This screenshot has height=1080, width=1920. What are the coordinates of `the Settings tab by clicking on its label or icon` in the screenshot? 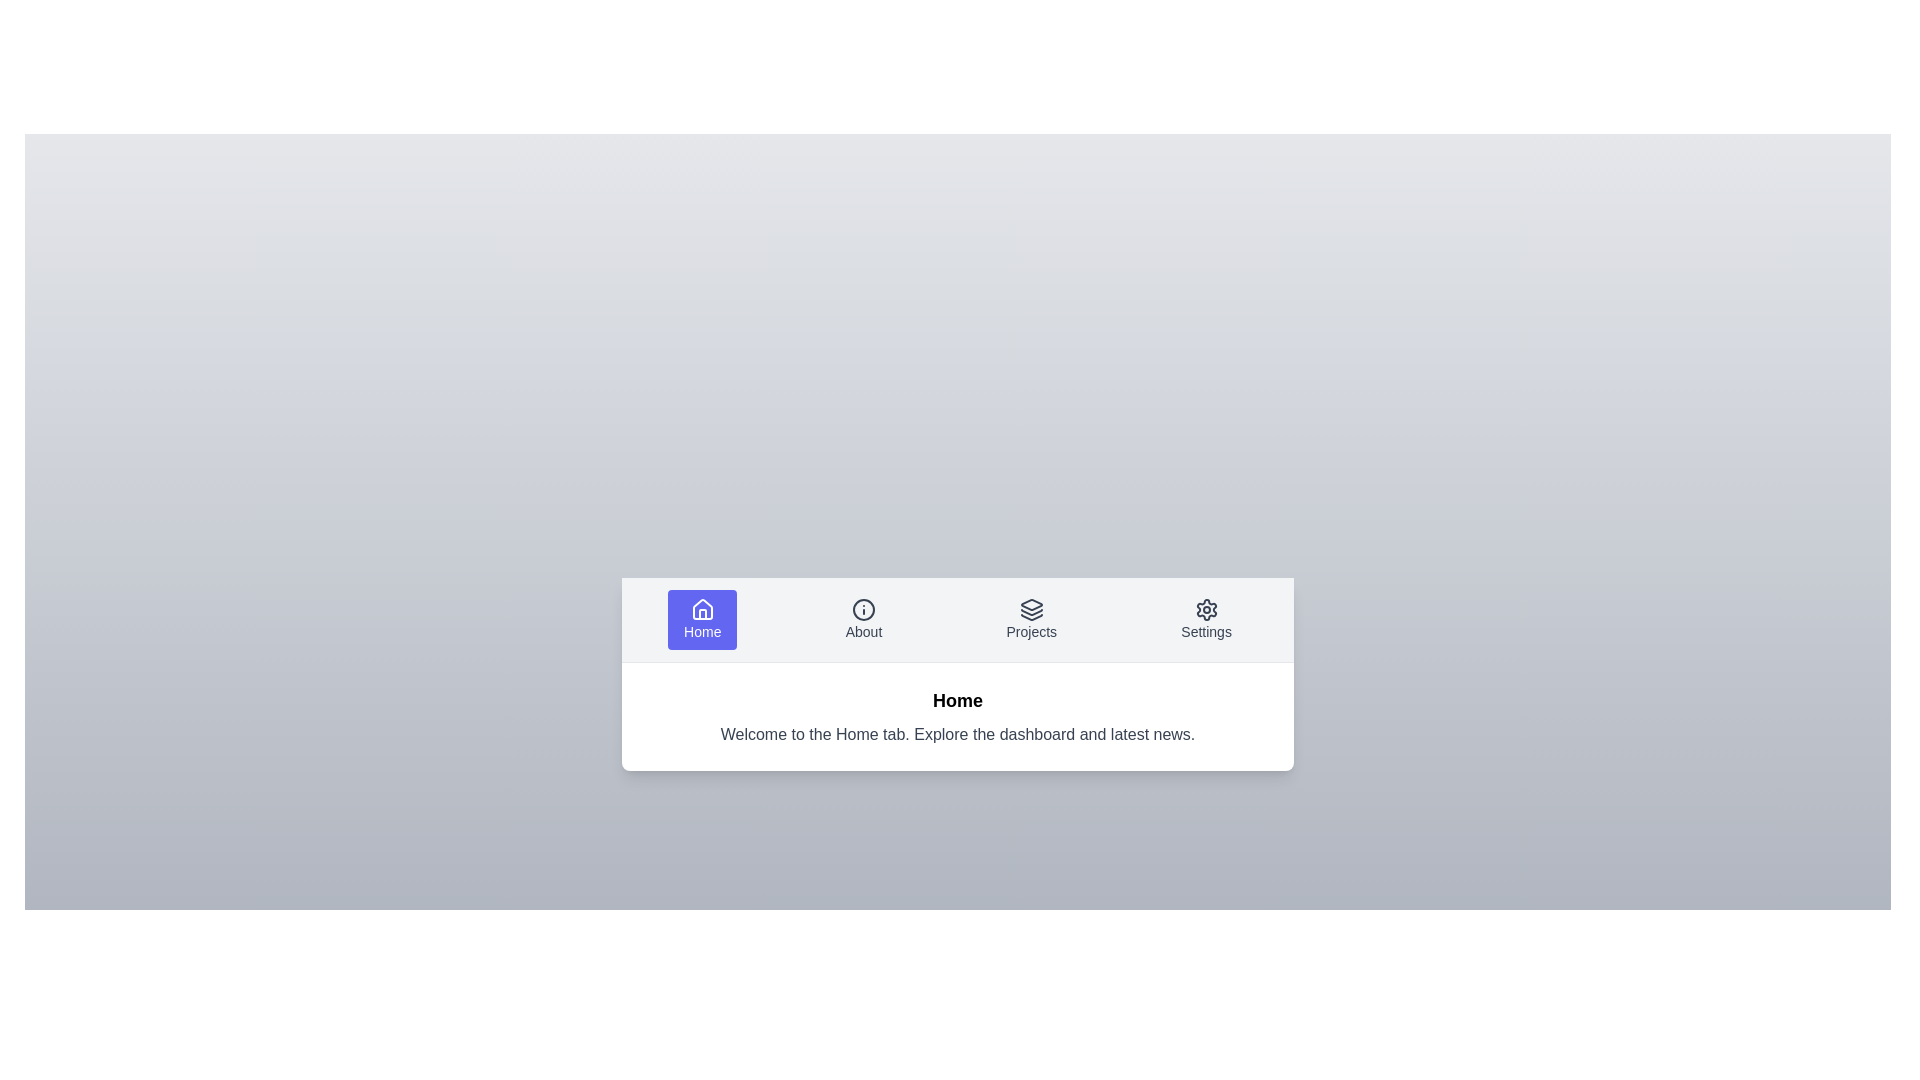 It's located at (1205, 618).